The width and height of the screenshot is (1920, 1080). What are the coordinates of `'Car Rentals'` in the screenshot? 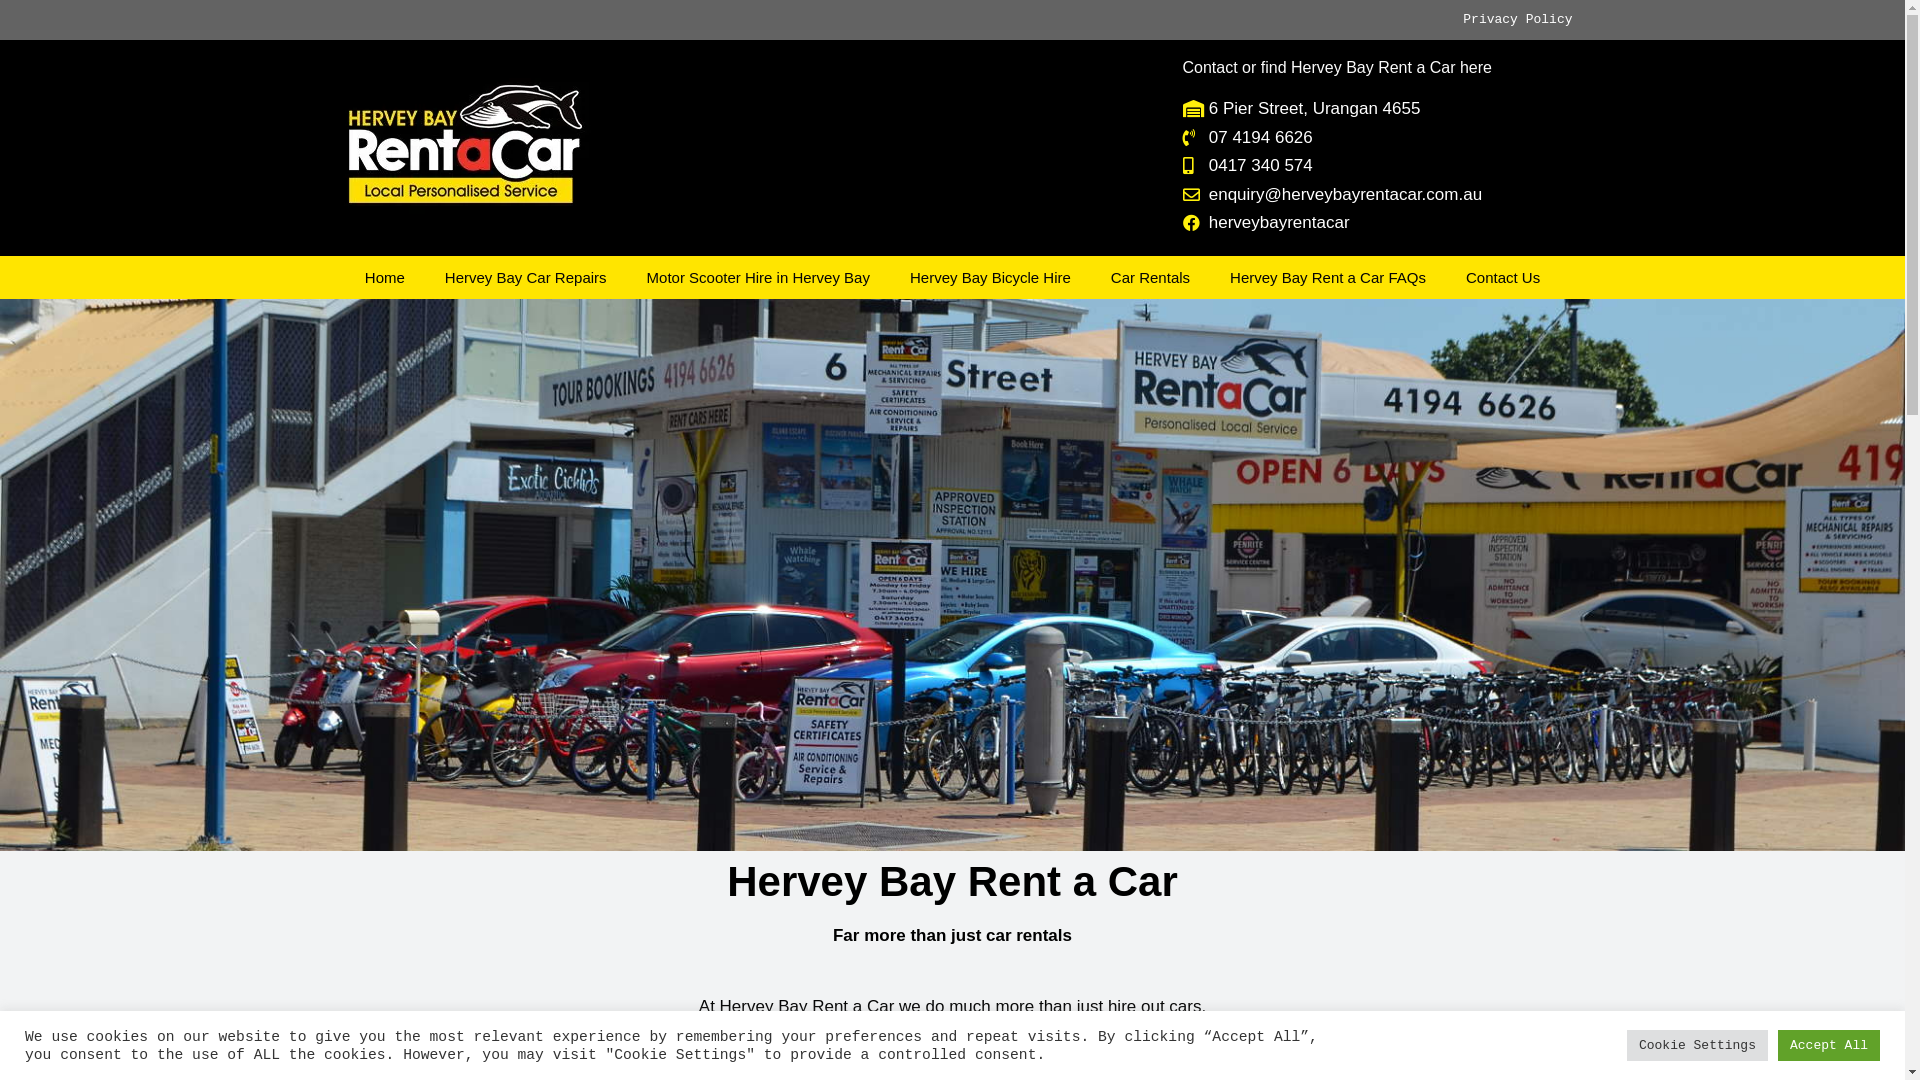 It's located at (1150, 277).